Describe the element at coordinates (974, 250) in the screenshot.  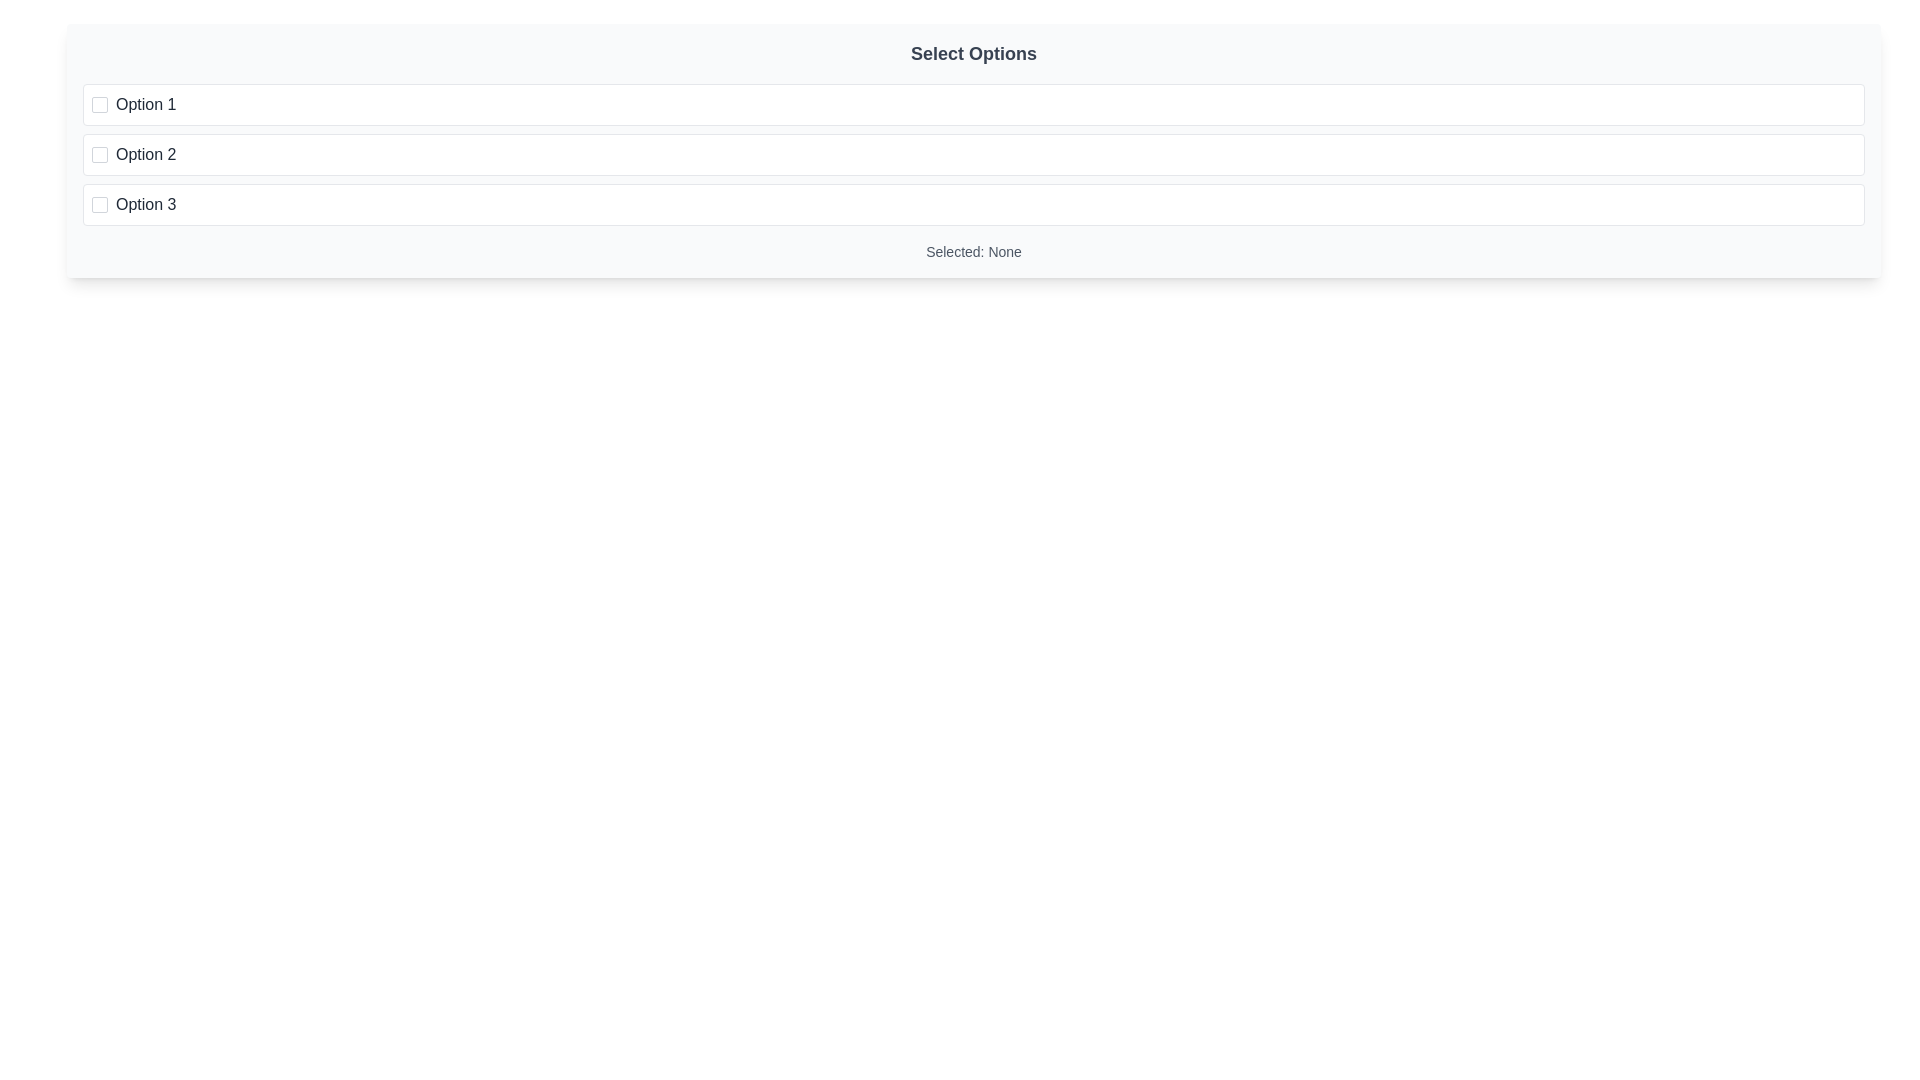
I see `the text label displaying 'Selected: None', which is styled in a small, gray font and located below a list of selectable options` at that location.